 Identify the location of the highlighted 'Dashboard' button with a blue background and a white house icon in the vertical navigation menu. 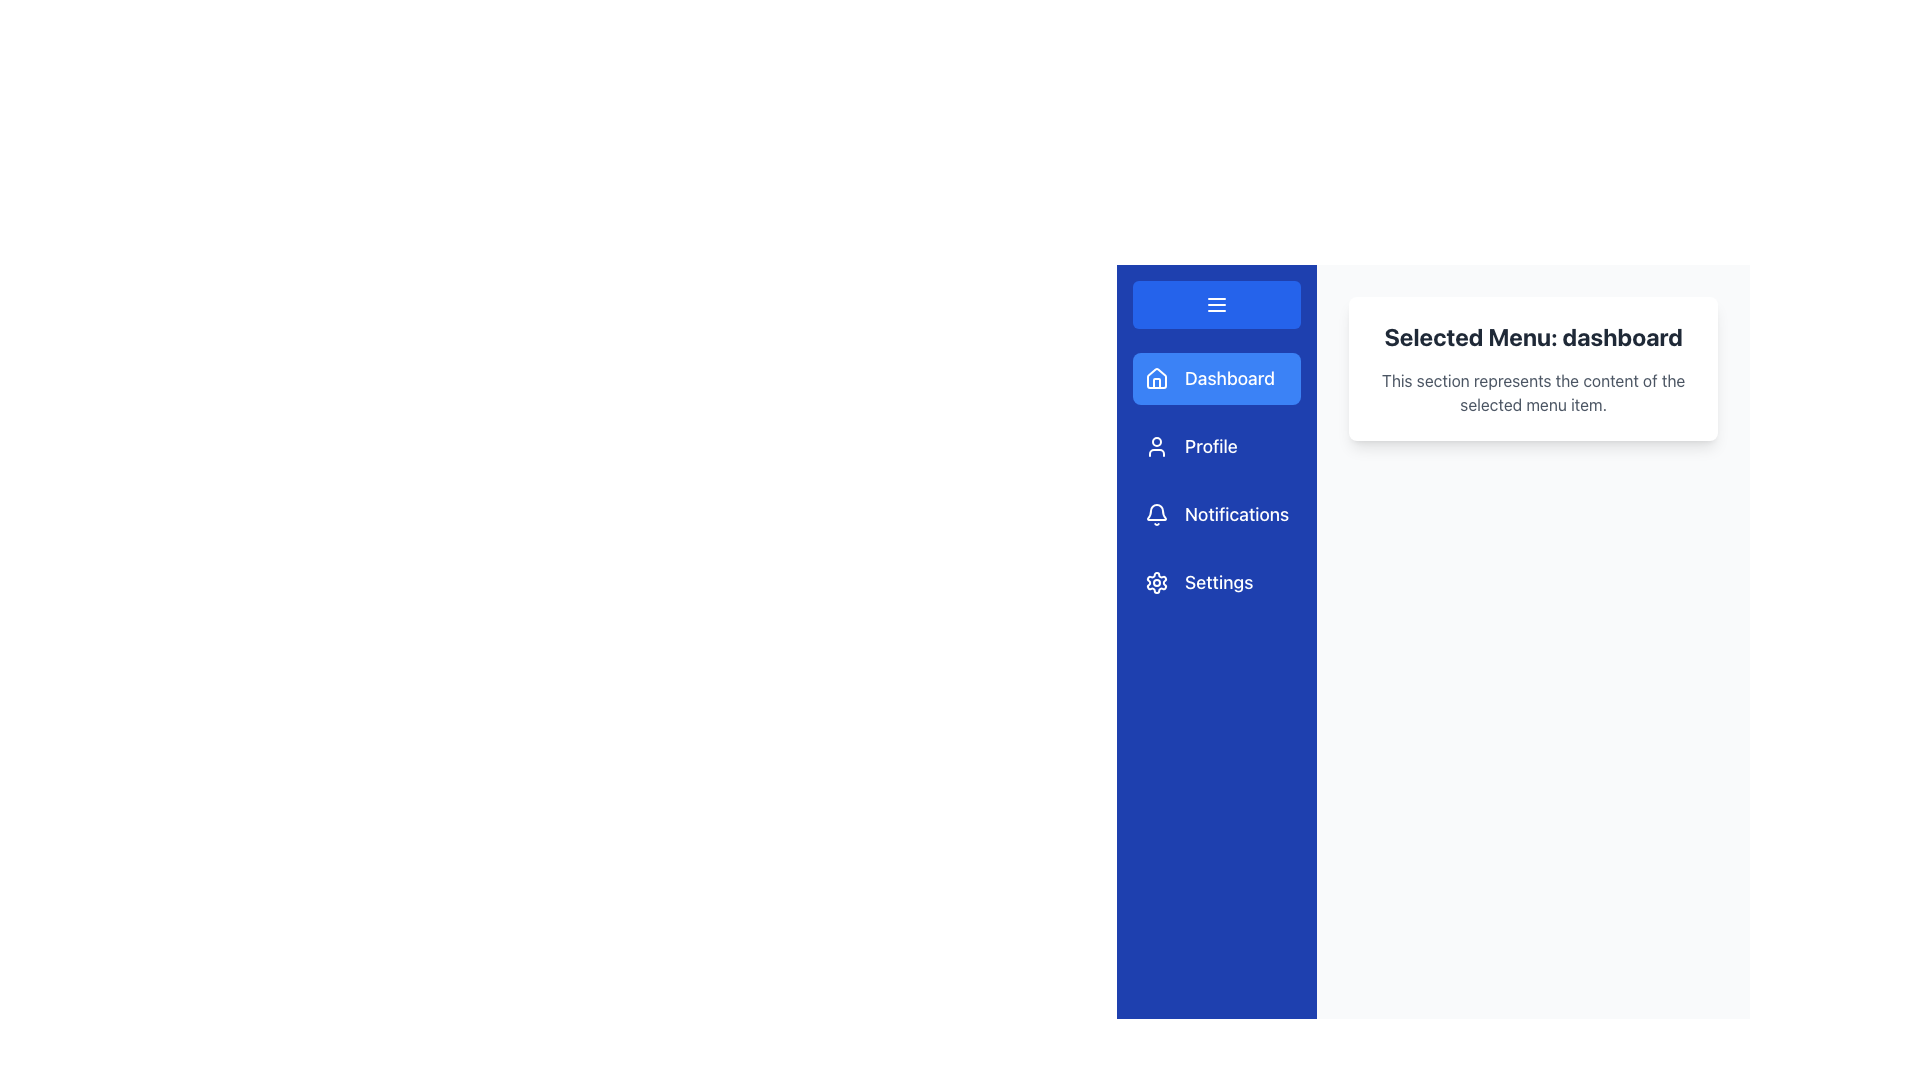
(1216, 378).